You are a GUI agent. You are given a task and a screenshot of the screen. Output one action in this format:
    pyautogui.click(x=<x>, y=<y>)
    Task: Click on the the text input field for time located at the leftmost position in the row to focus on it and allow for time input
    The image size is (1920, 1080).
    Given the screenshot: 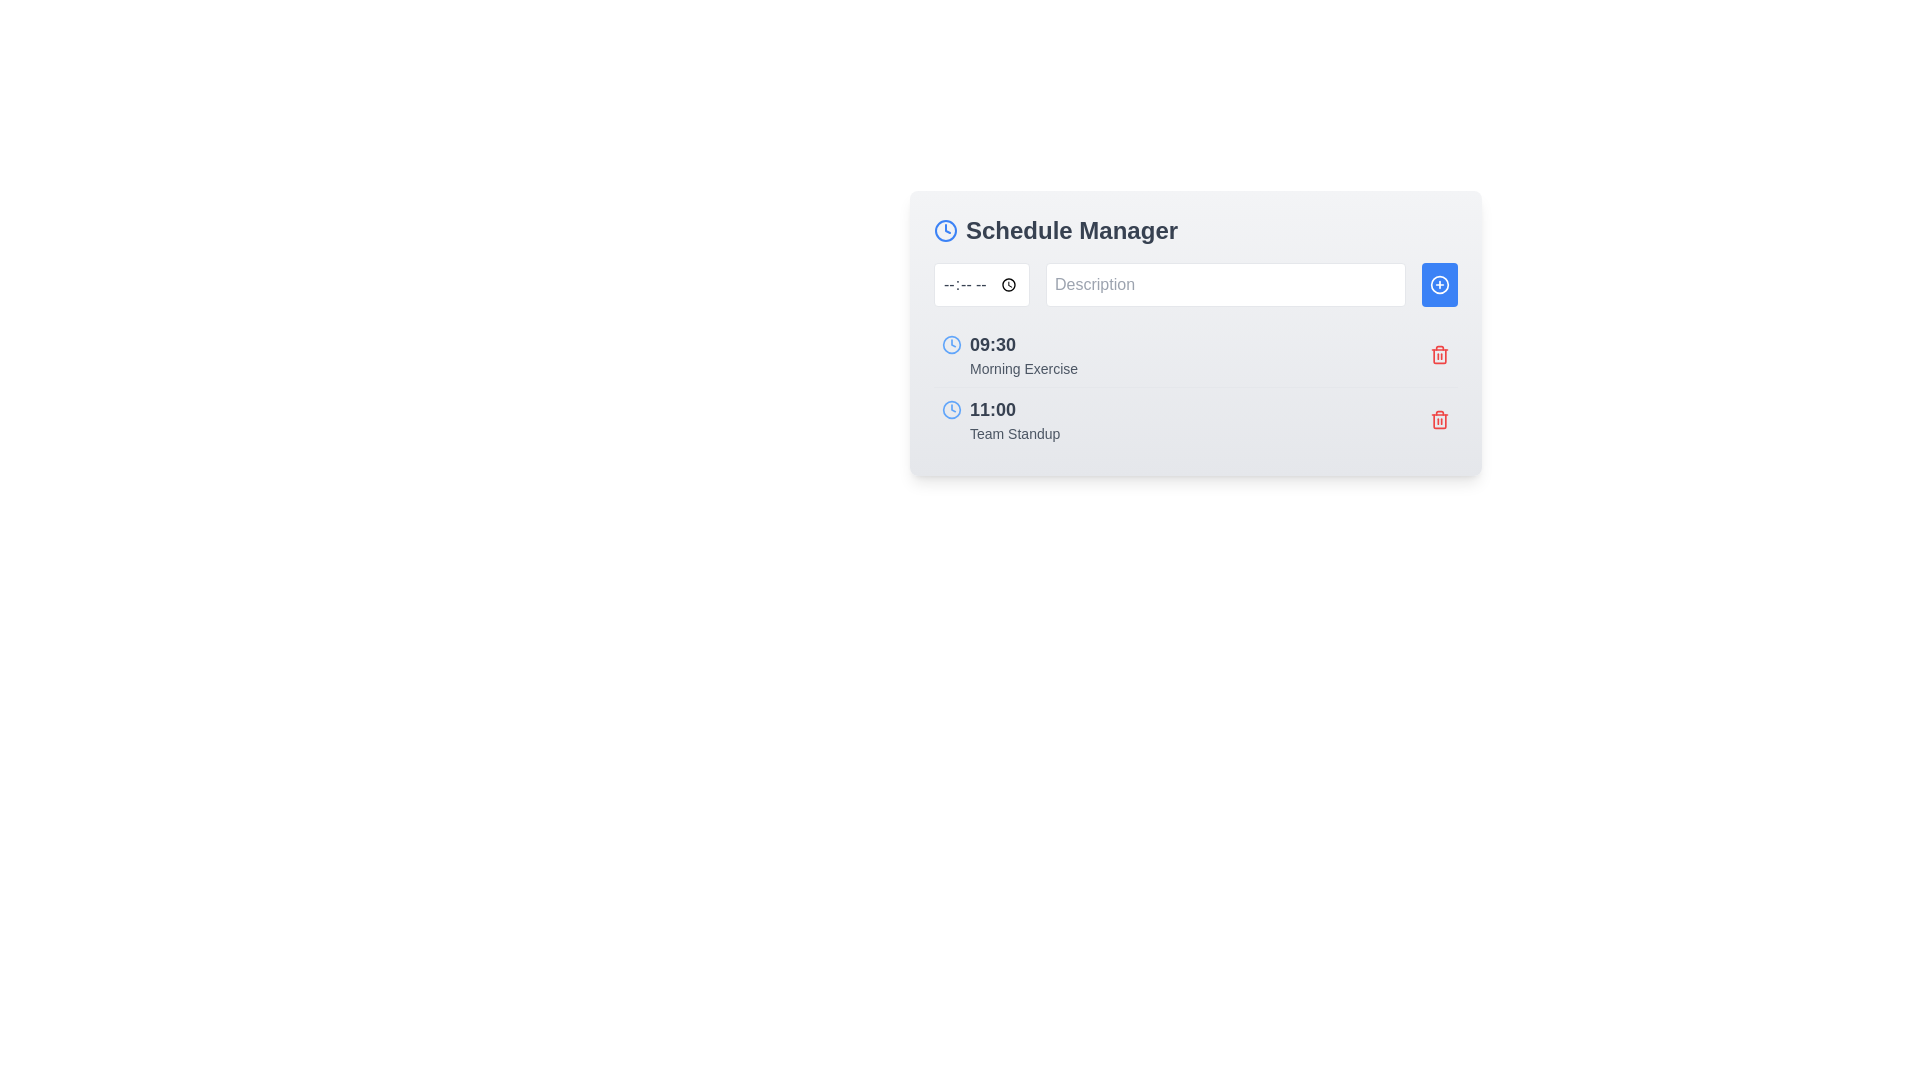 What is the action you would take?
    pyautogui.click(x=982, y=285)
    